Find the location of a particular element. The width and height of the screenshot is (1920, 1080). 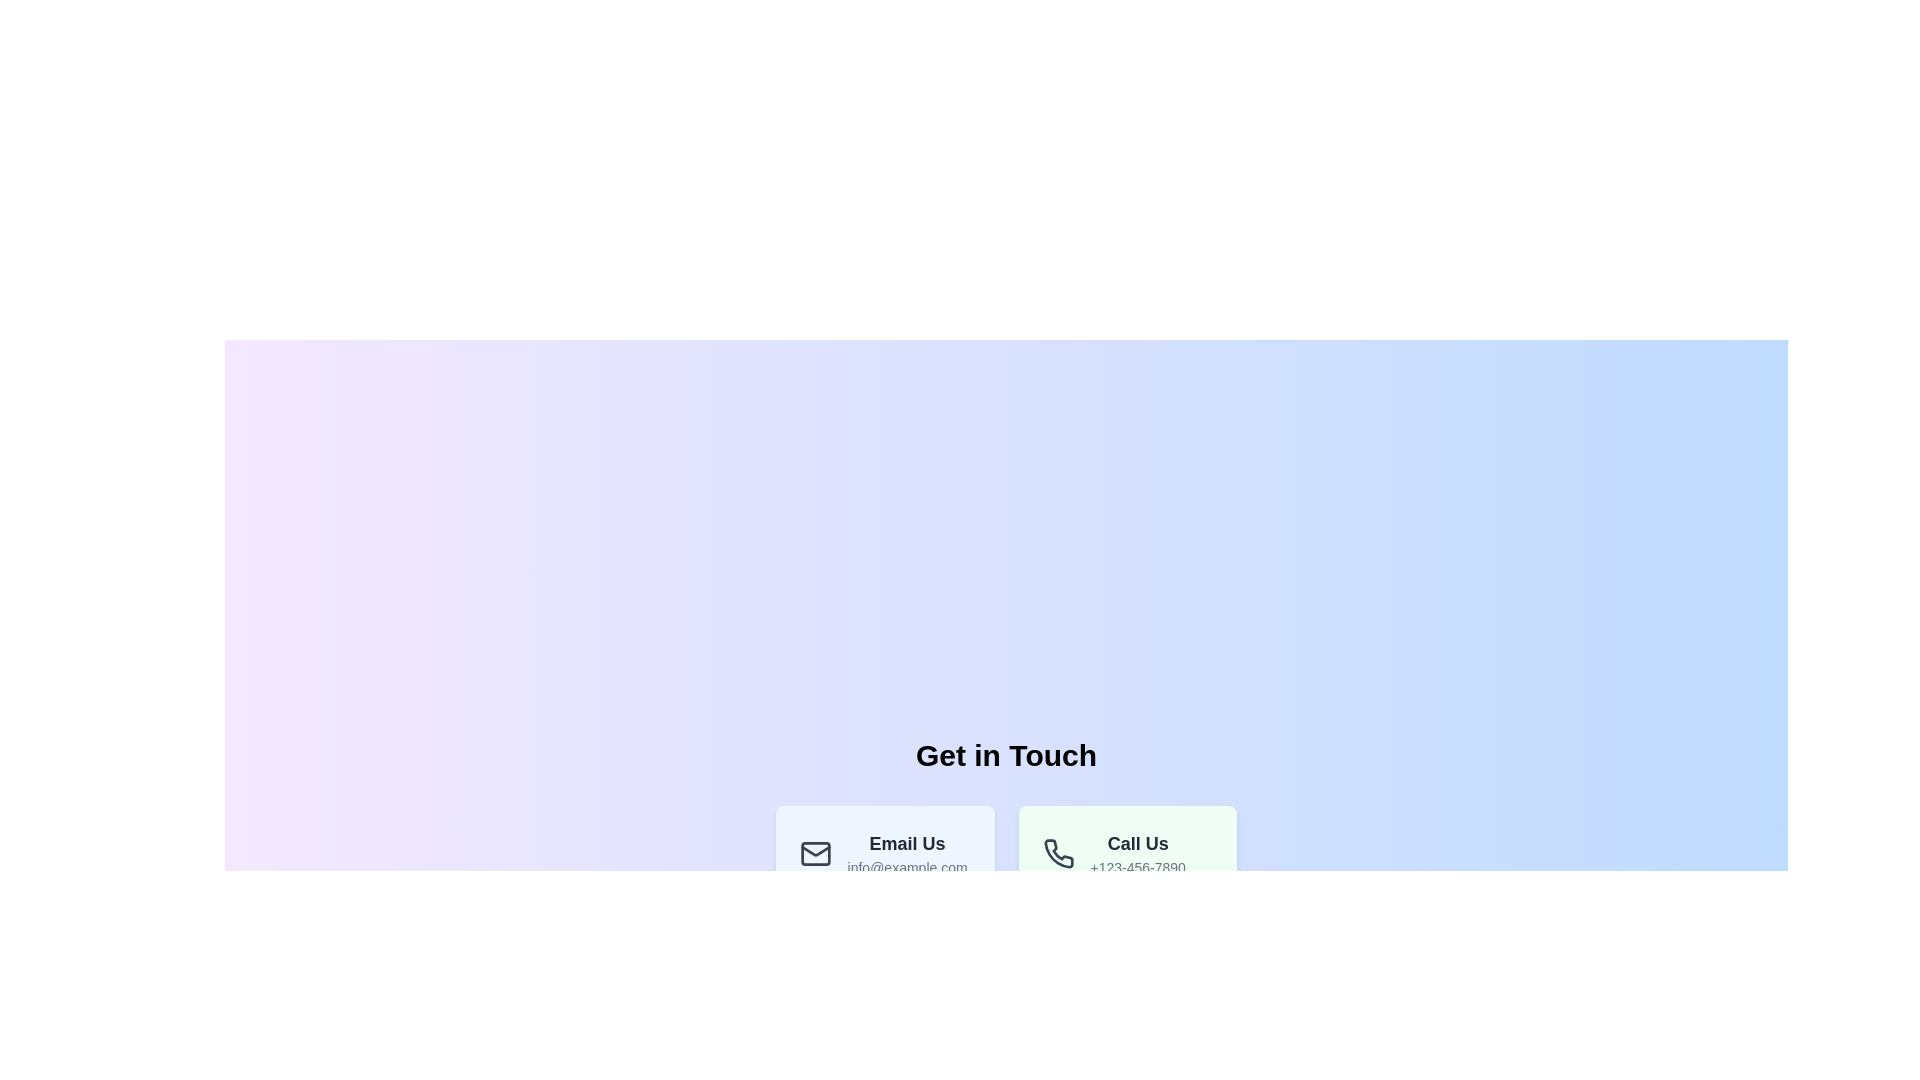

the decorative envelope body icon located under the 'Email Us' section, to the left of the 'Call Us' section is located at coordinates (815, 853).